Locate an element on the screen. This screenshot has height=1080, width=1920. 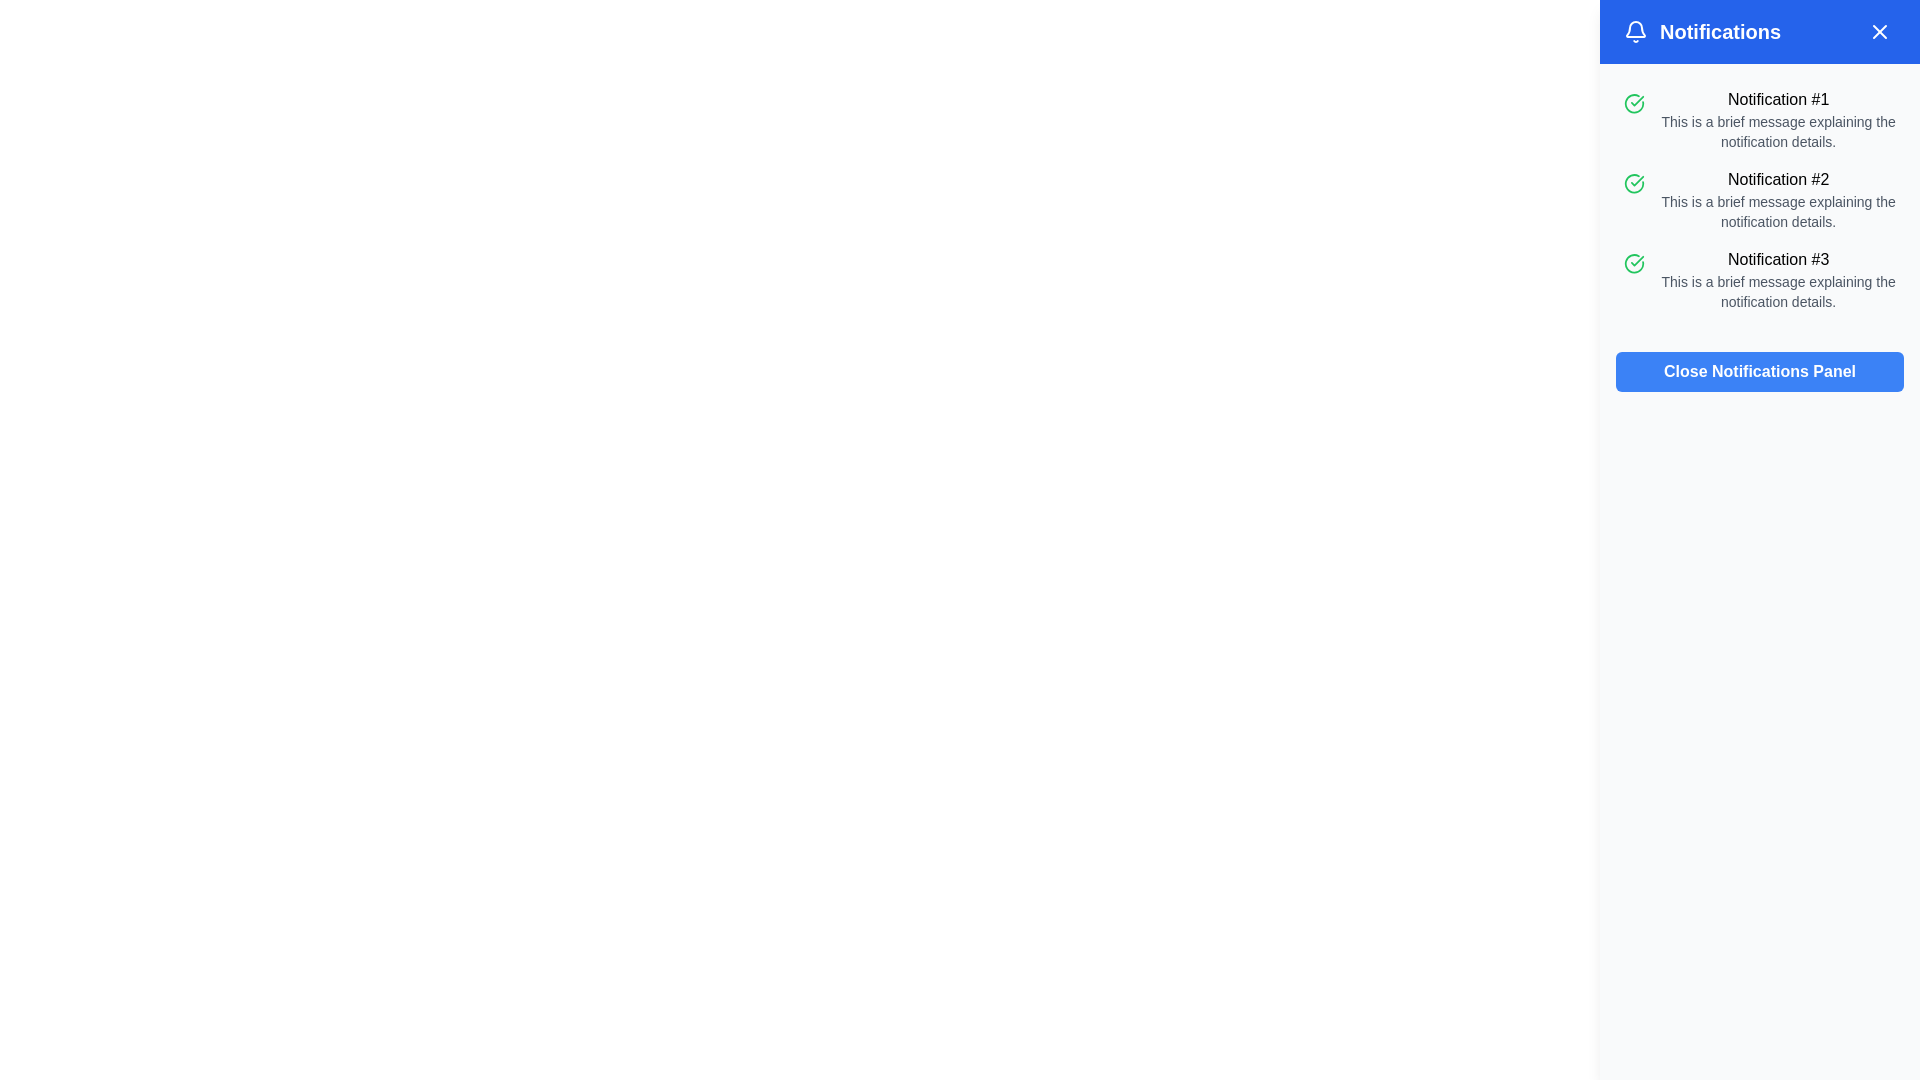
the informational Text element located directly beneath 'Notification #1' in the notifications panel, which is centrally aligned within the panel is located at coordinates (1778, 131).